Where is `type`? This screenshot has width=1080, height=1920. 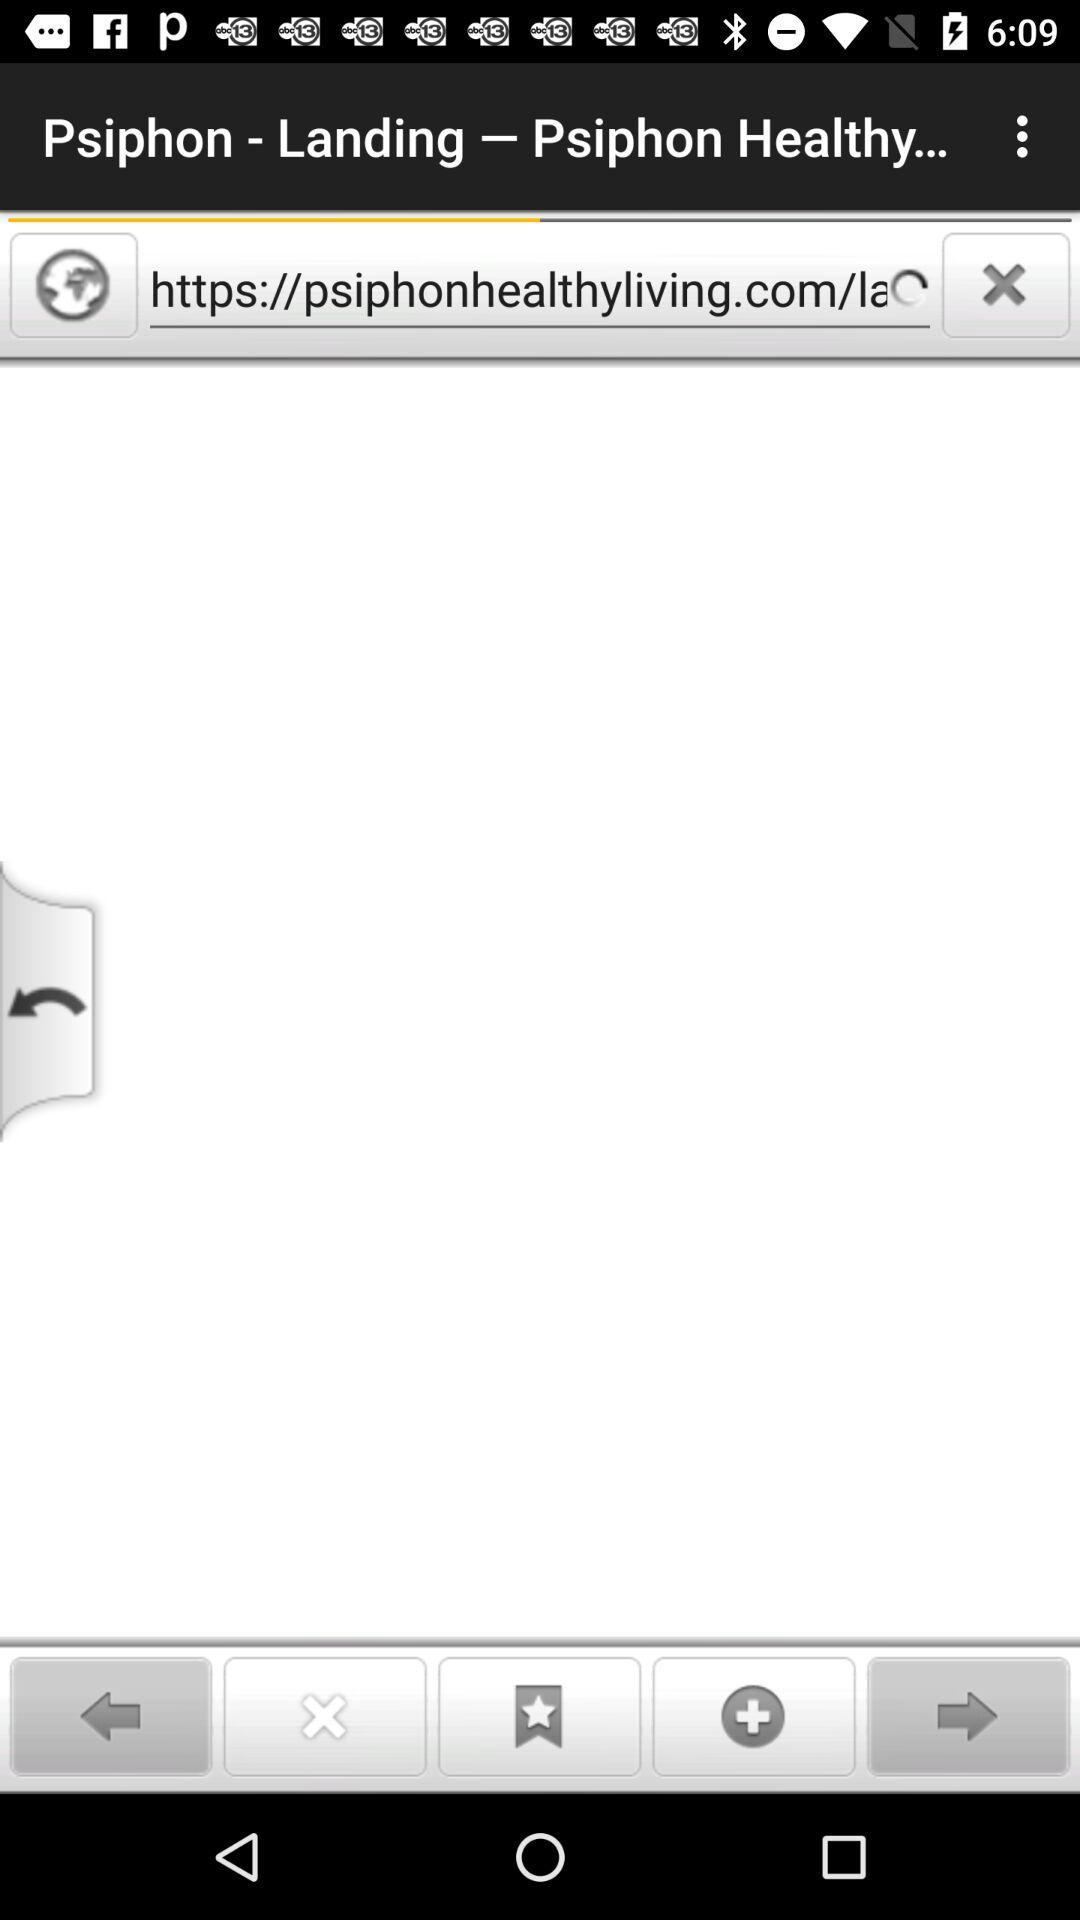
type is located at coordinates (540, 1079).